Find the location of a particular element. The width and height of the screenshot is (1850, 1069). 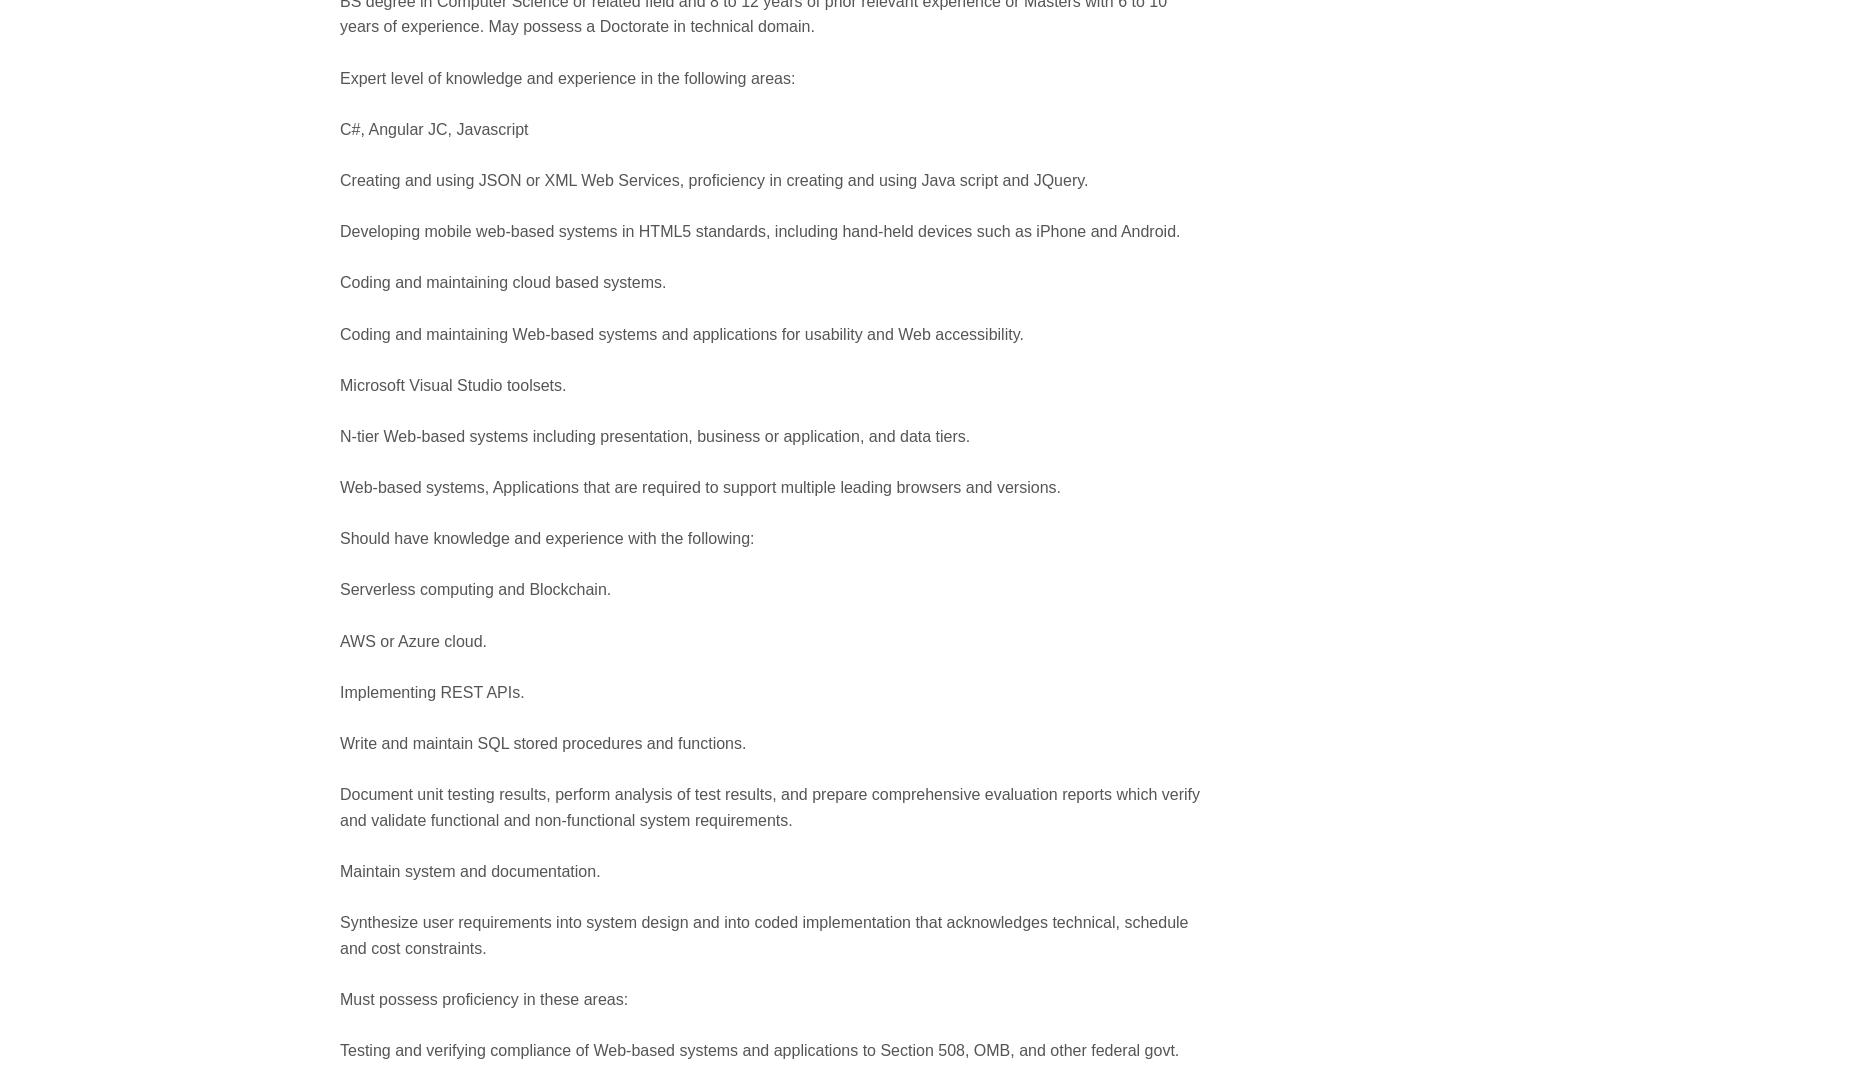

'Expert level of knowledge and experience in the following areas:' is located at coordinates (567, 76).